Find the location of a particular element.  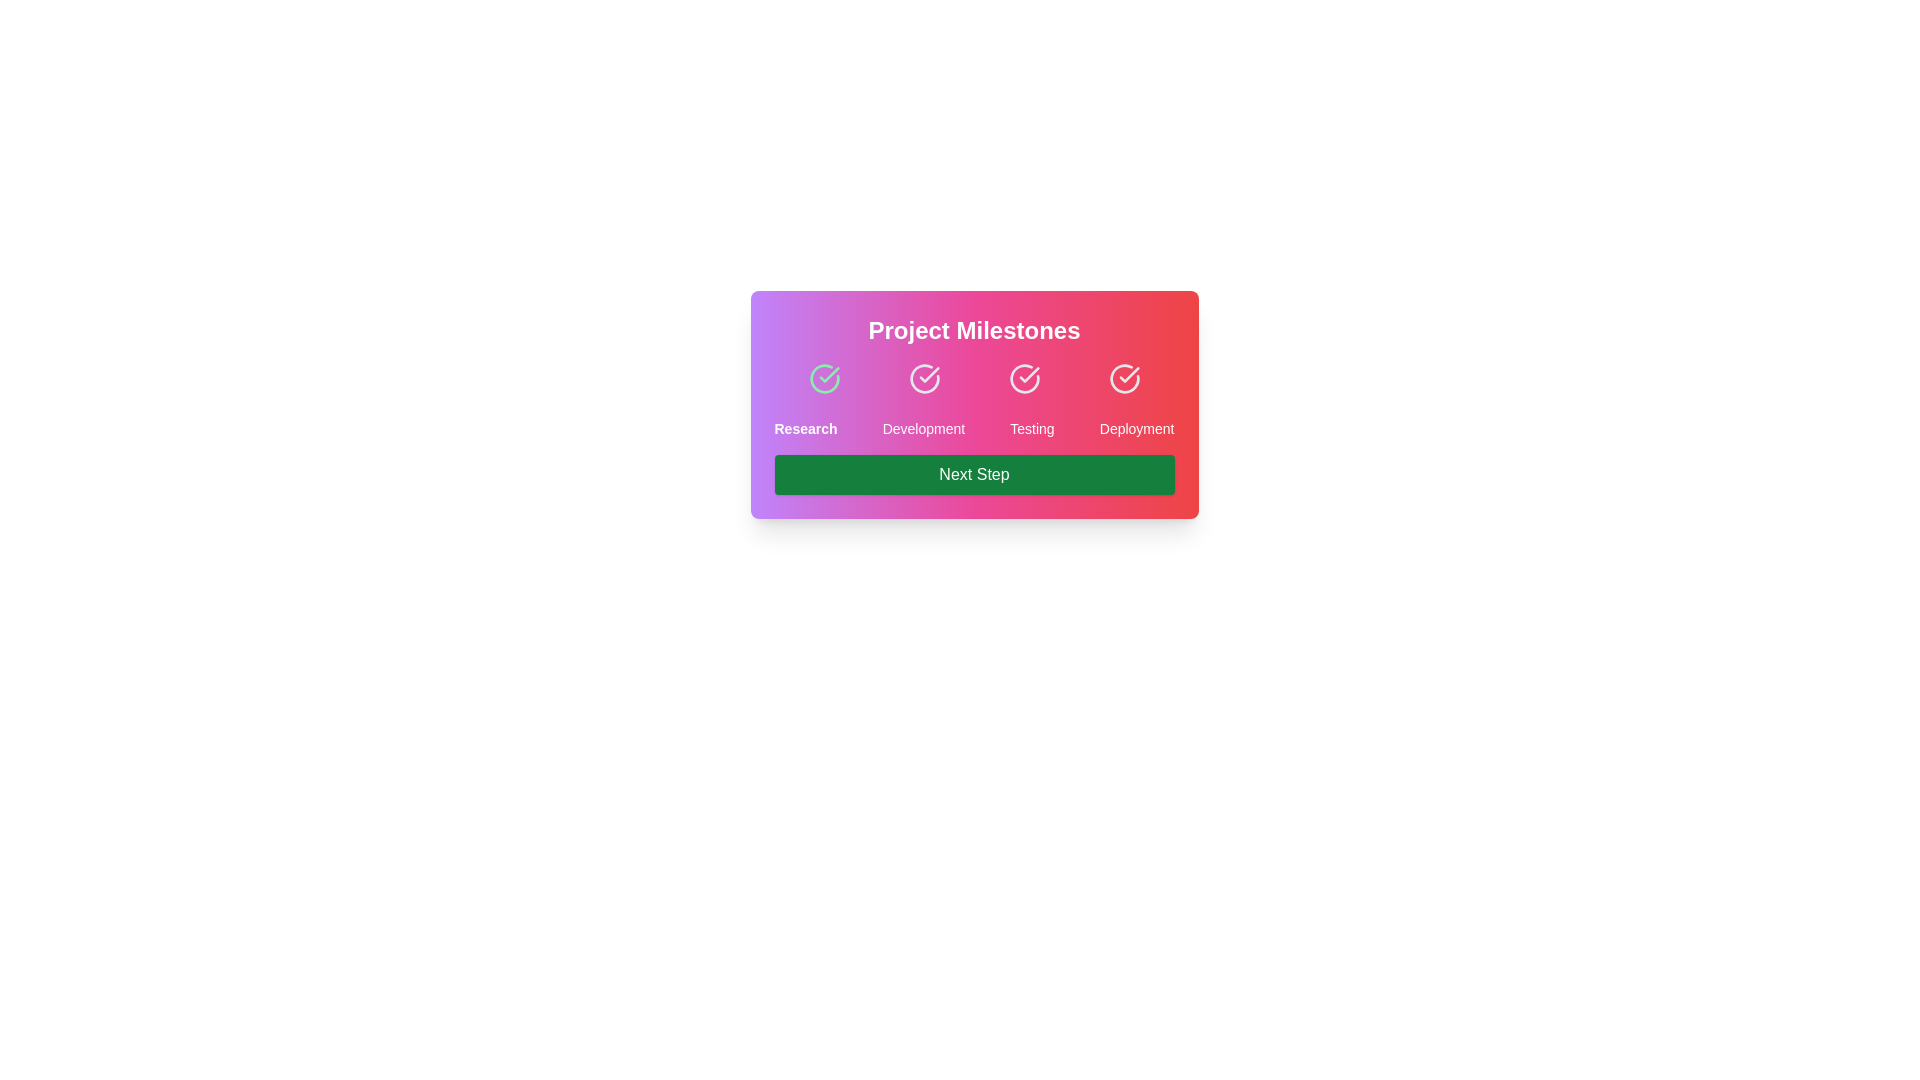

text 'Research' from the text label displayed in bold and underlined style, located in the 'Project Milestones' section of the UI is located at coordinates (806, 427).